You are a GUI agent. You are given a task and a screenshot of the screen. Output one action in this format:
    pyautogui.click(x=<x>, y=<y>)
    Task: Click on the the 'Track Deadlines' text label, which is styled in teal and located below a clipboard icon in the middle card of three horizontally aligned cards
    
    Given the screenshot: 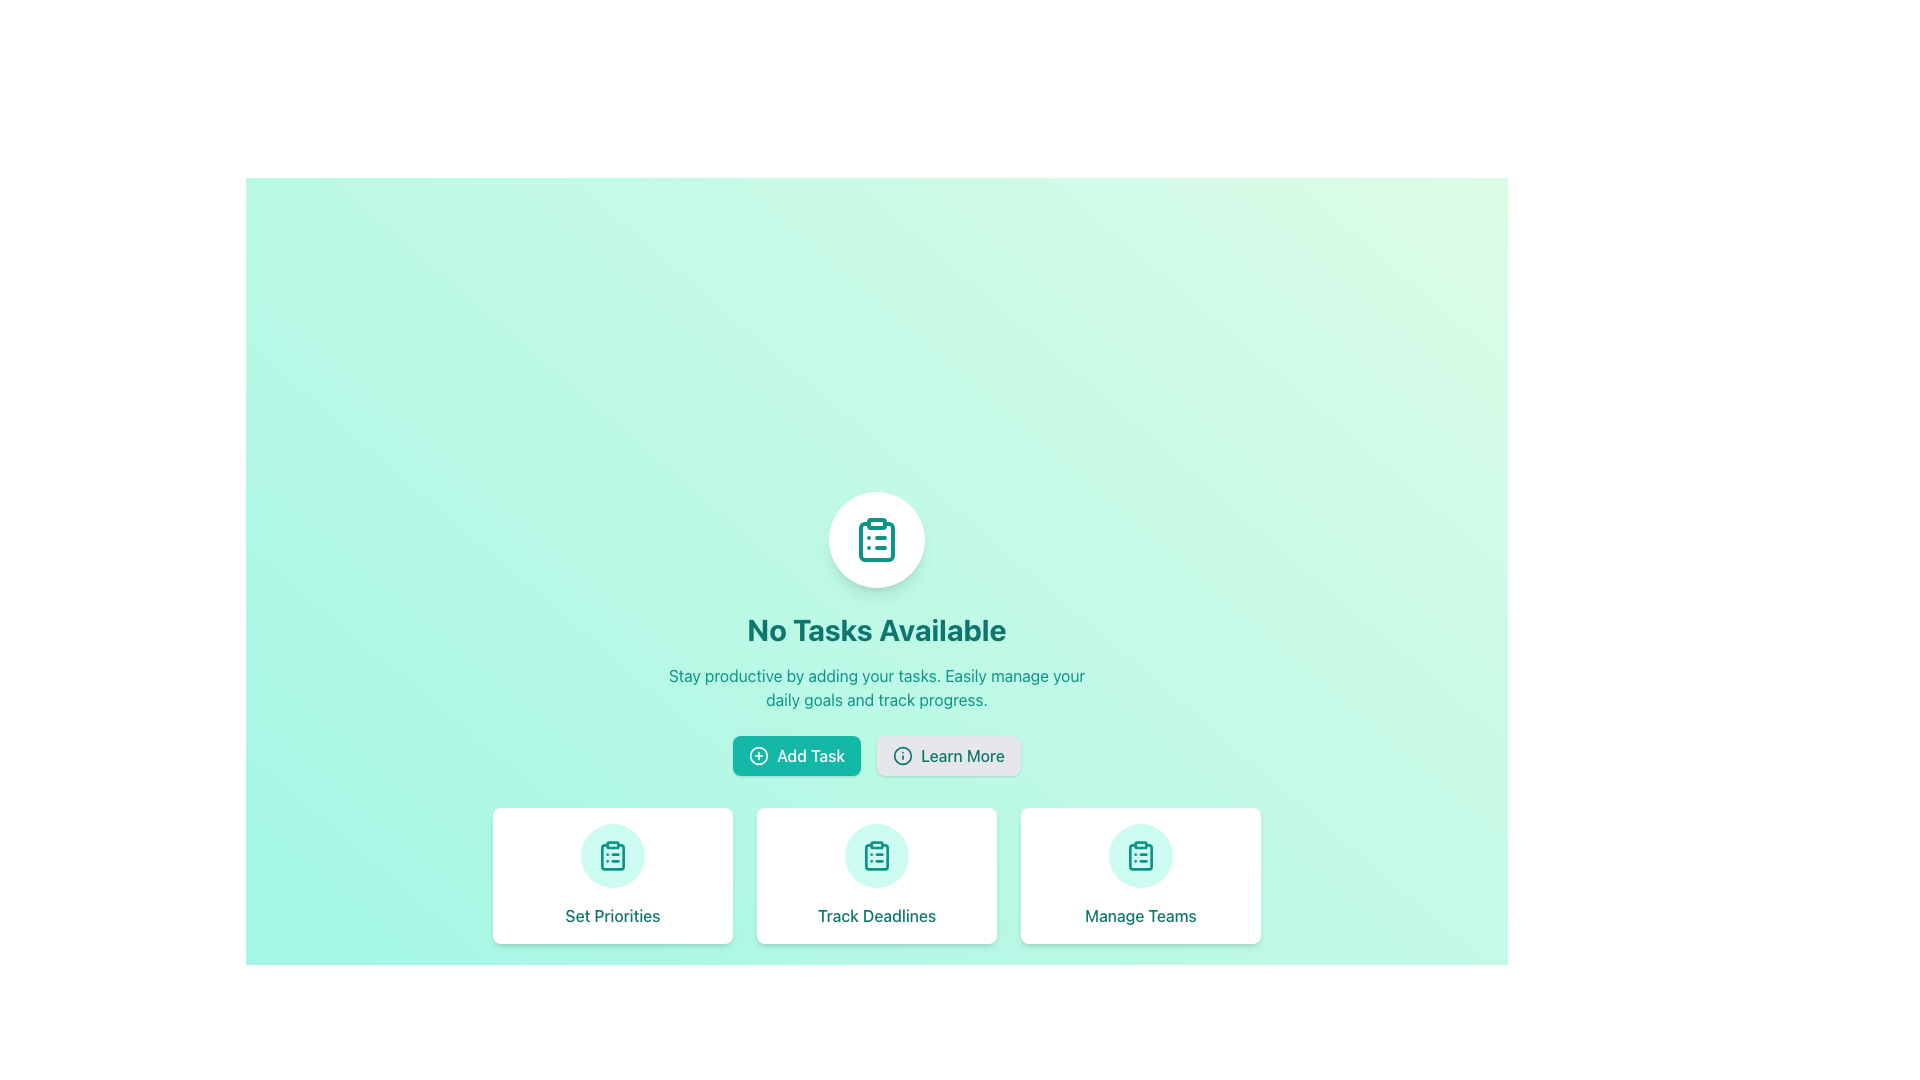 What is the action you would take?
    pyautogui.click(x=877, y=915)
    